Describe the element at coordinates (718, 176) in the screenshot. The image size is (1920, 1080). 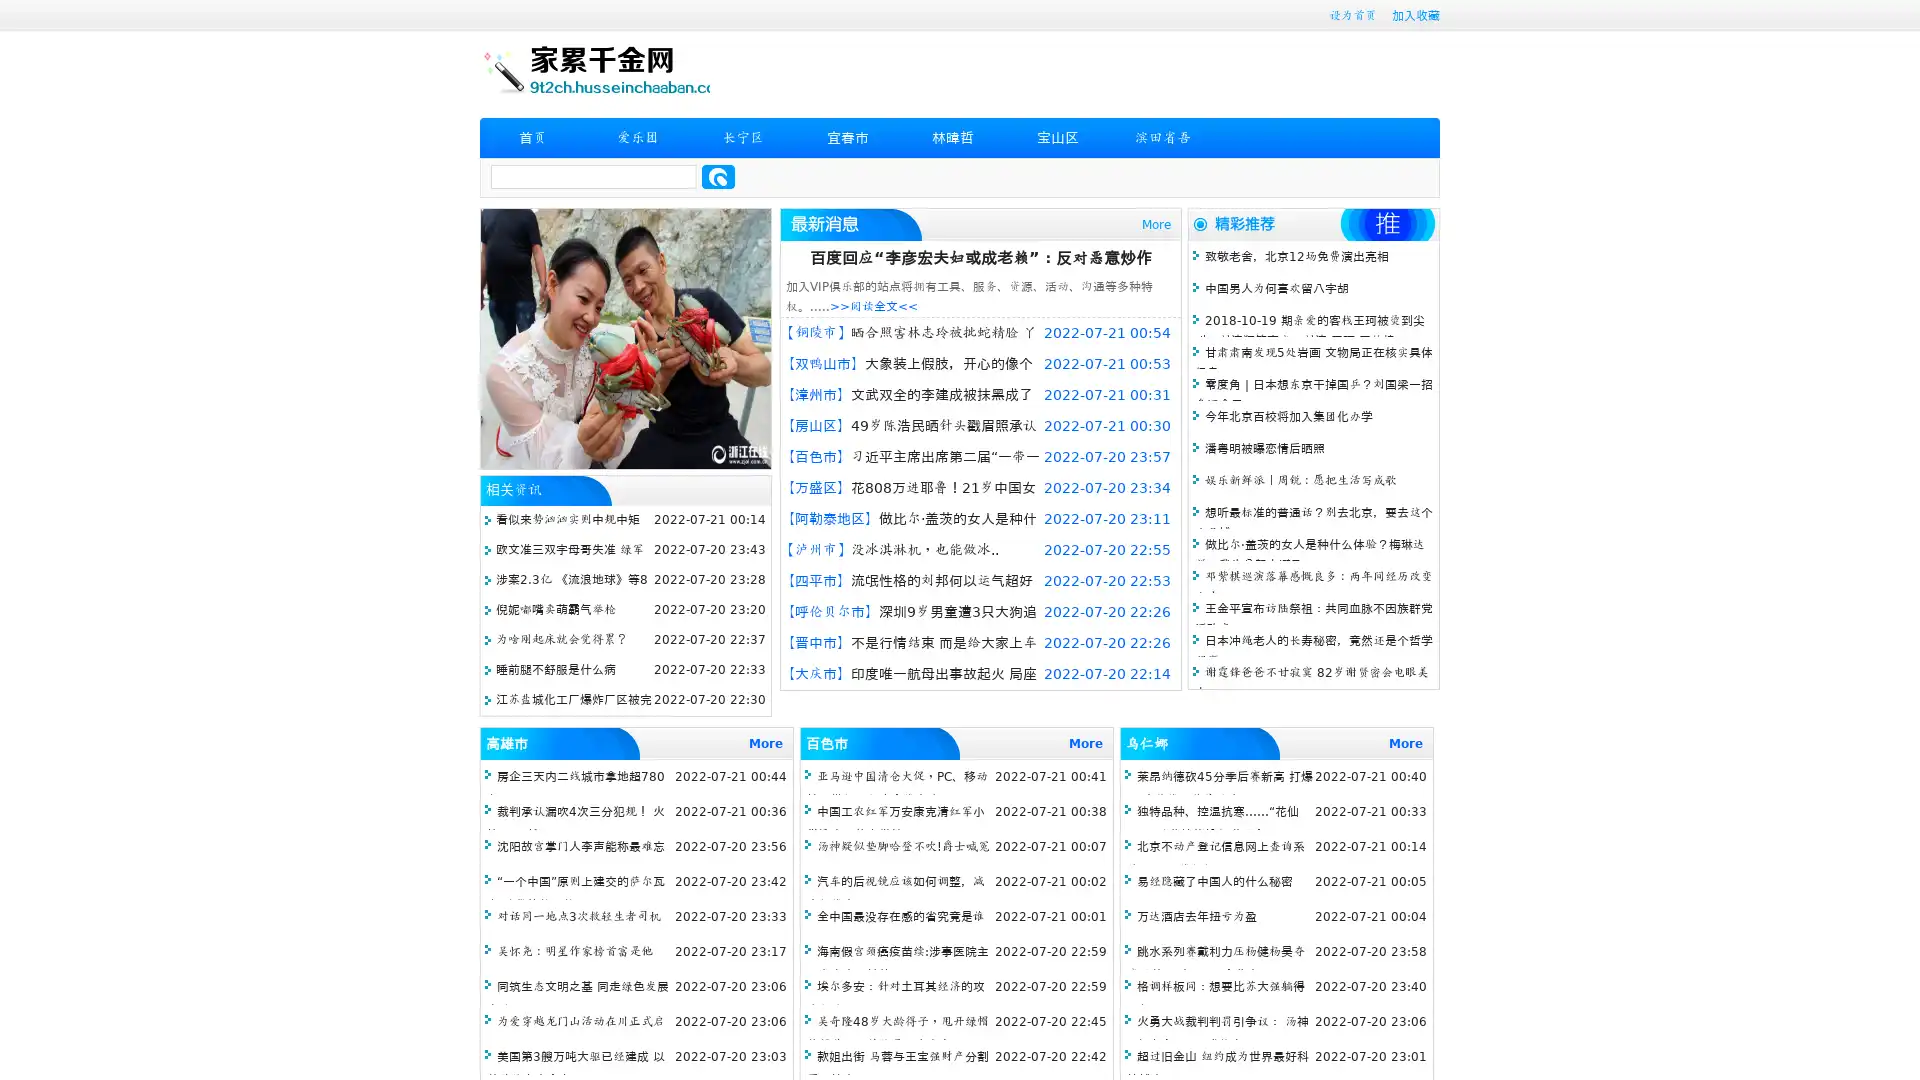
I see `Search` at that location.